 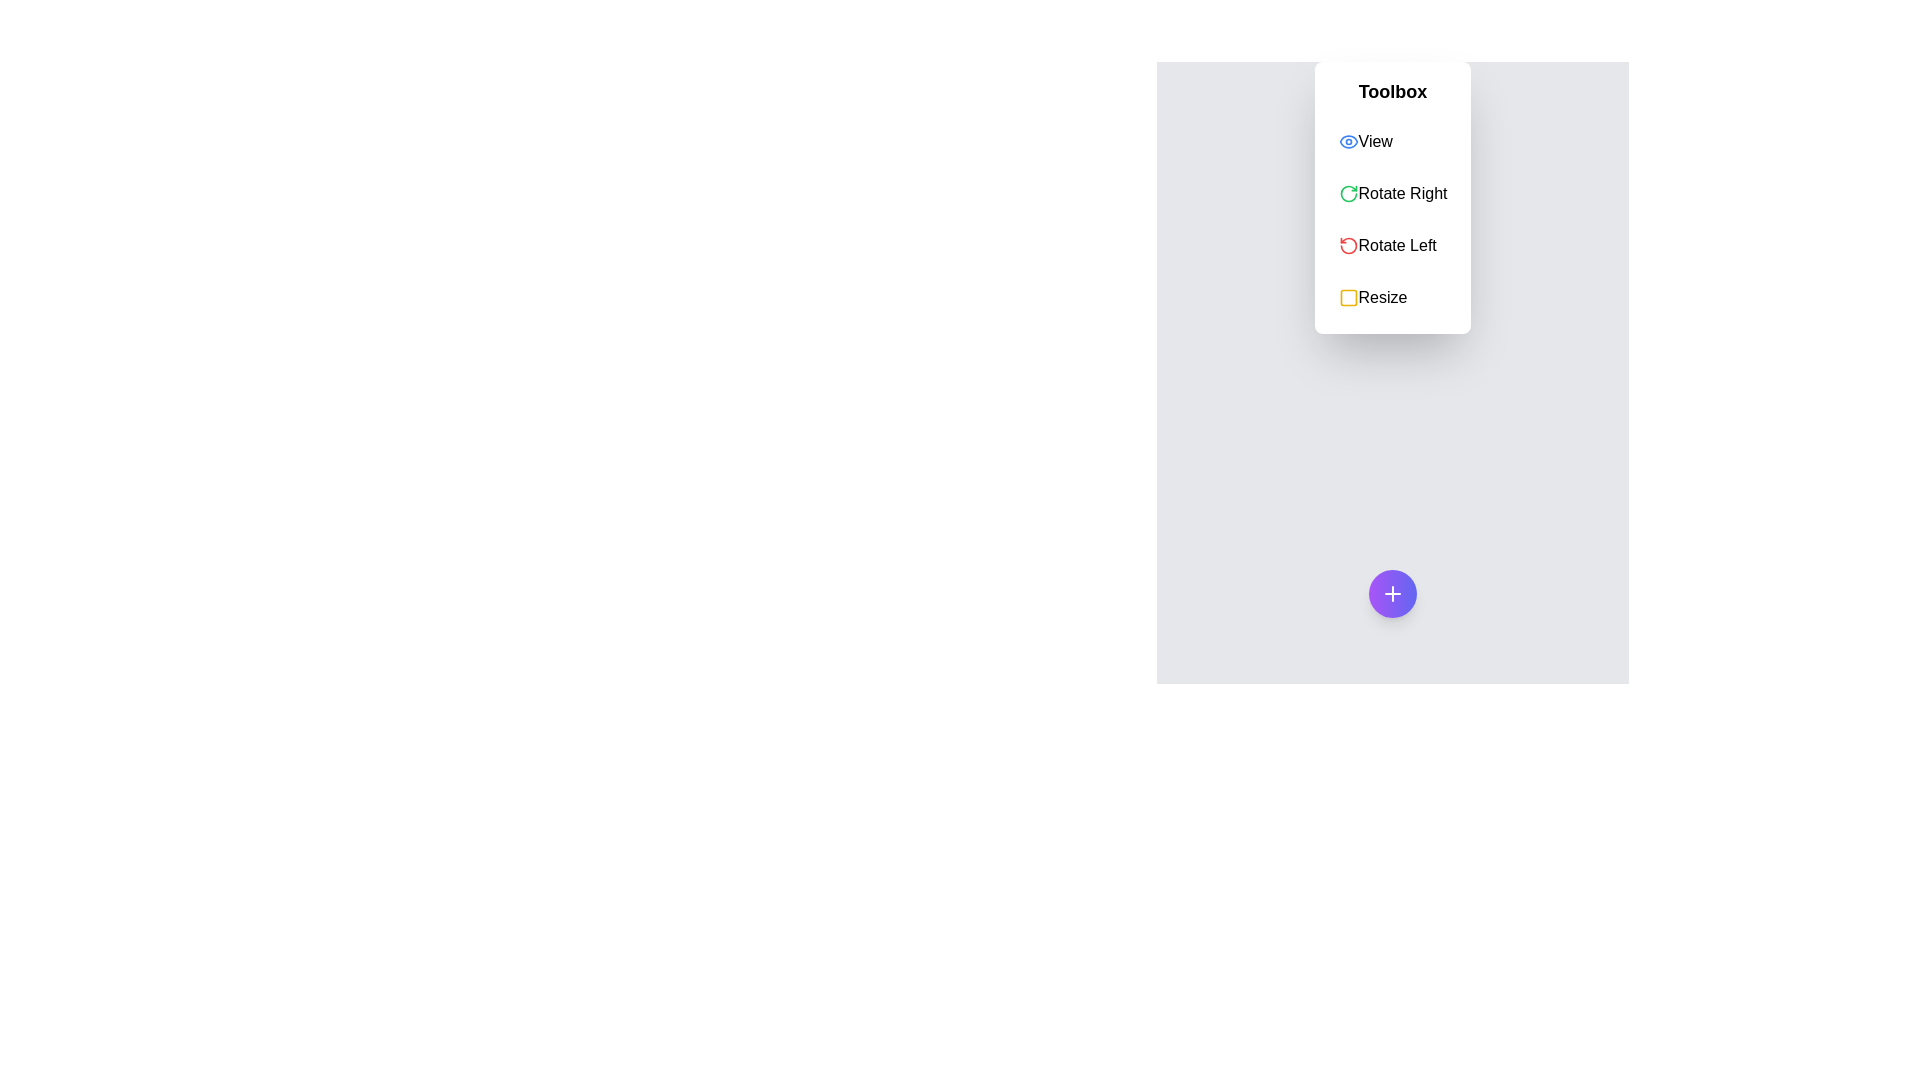 What do you see at coordinates (1391, 593) in the screenshot?
I see `the speed dial button to toggle its state` at bounding box center [1391, 593].